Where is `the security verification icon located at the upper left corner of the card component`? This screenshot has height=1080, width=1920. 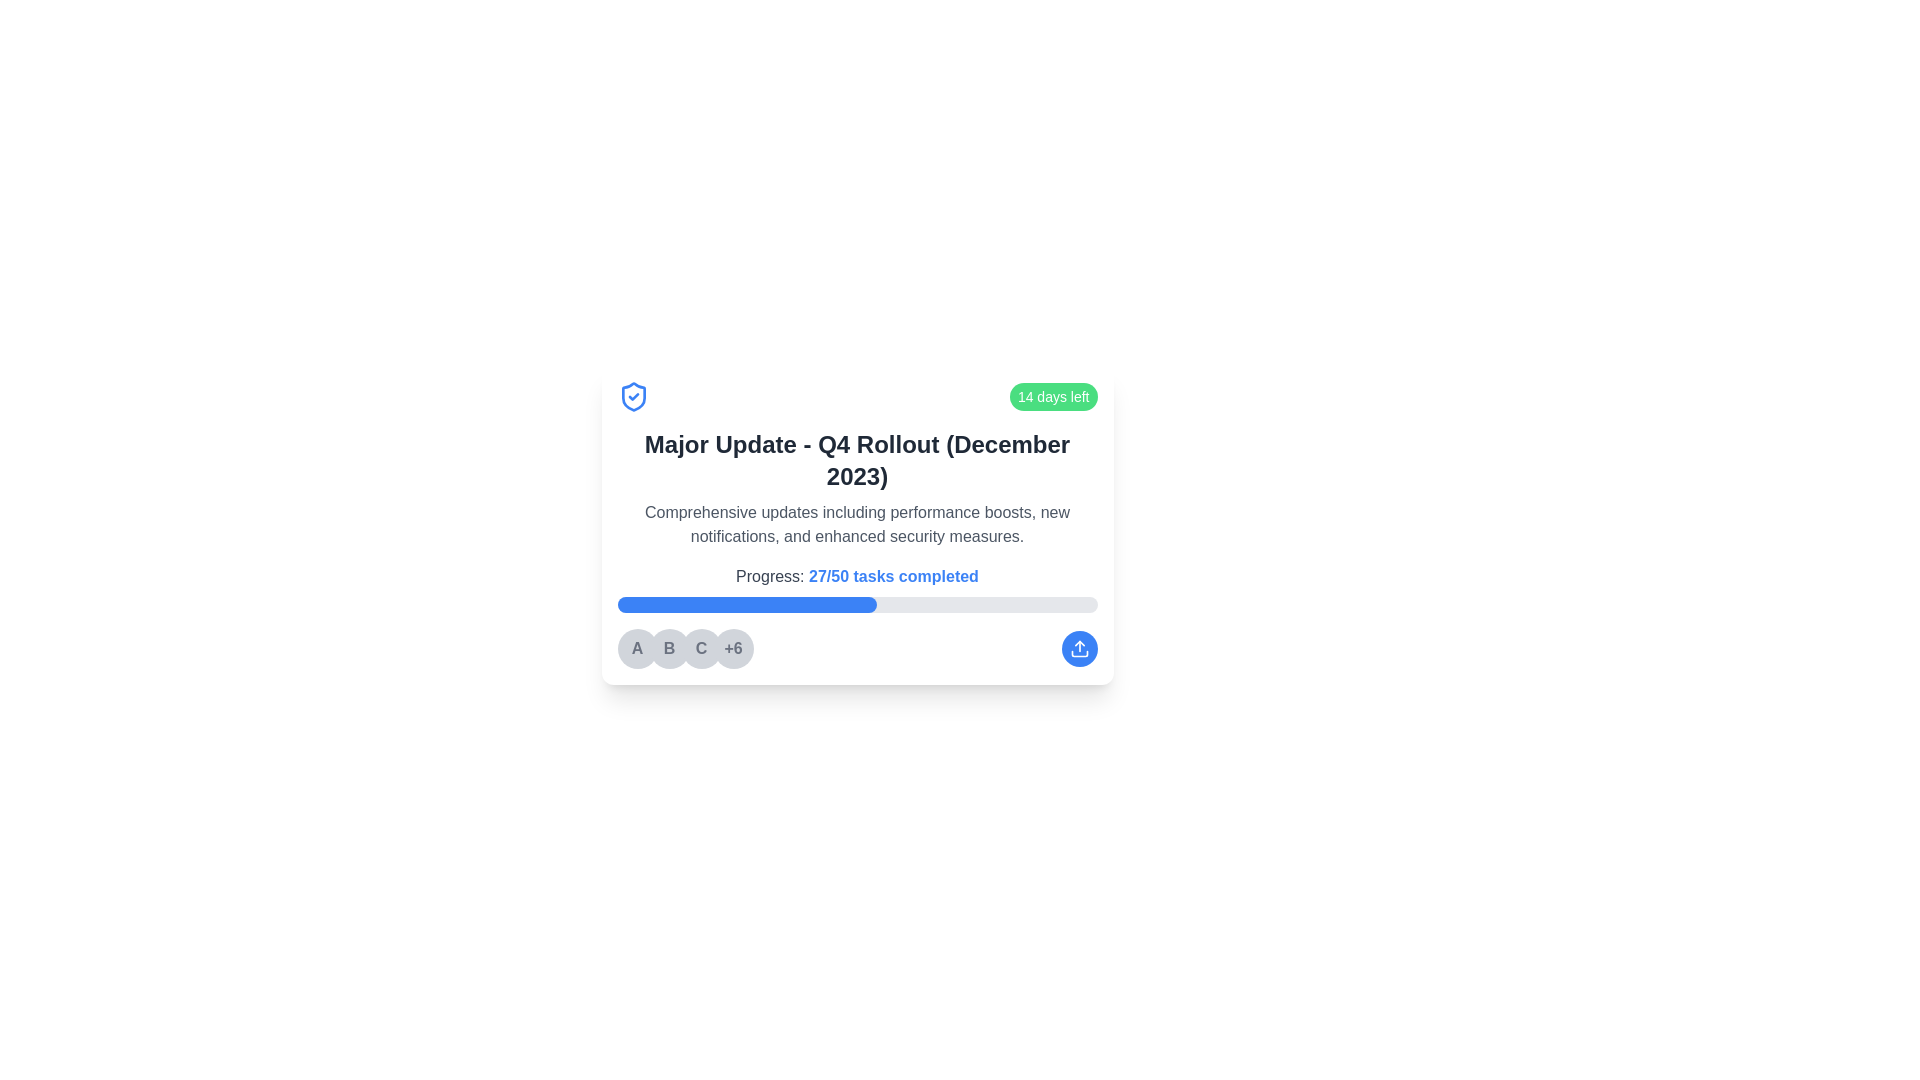 the security verification icon located at the upper left corner of the card component is located at coordinates (632, 397).